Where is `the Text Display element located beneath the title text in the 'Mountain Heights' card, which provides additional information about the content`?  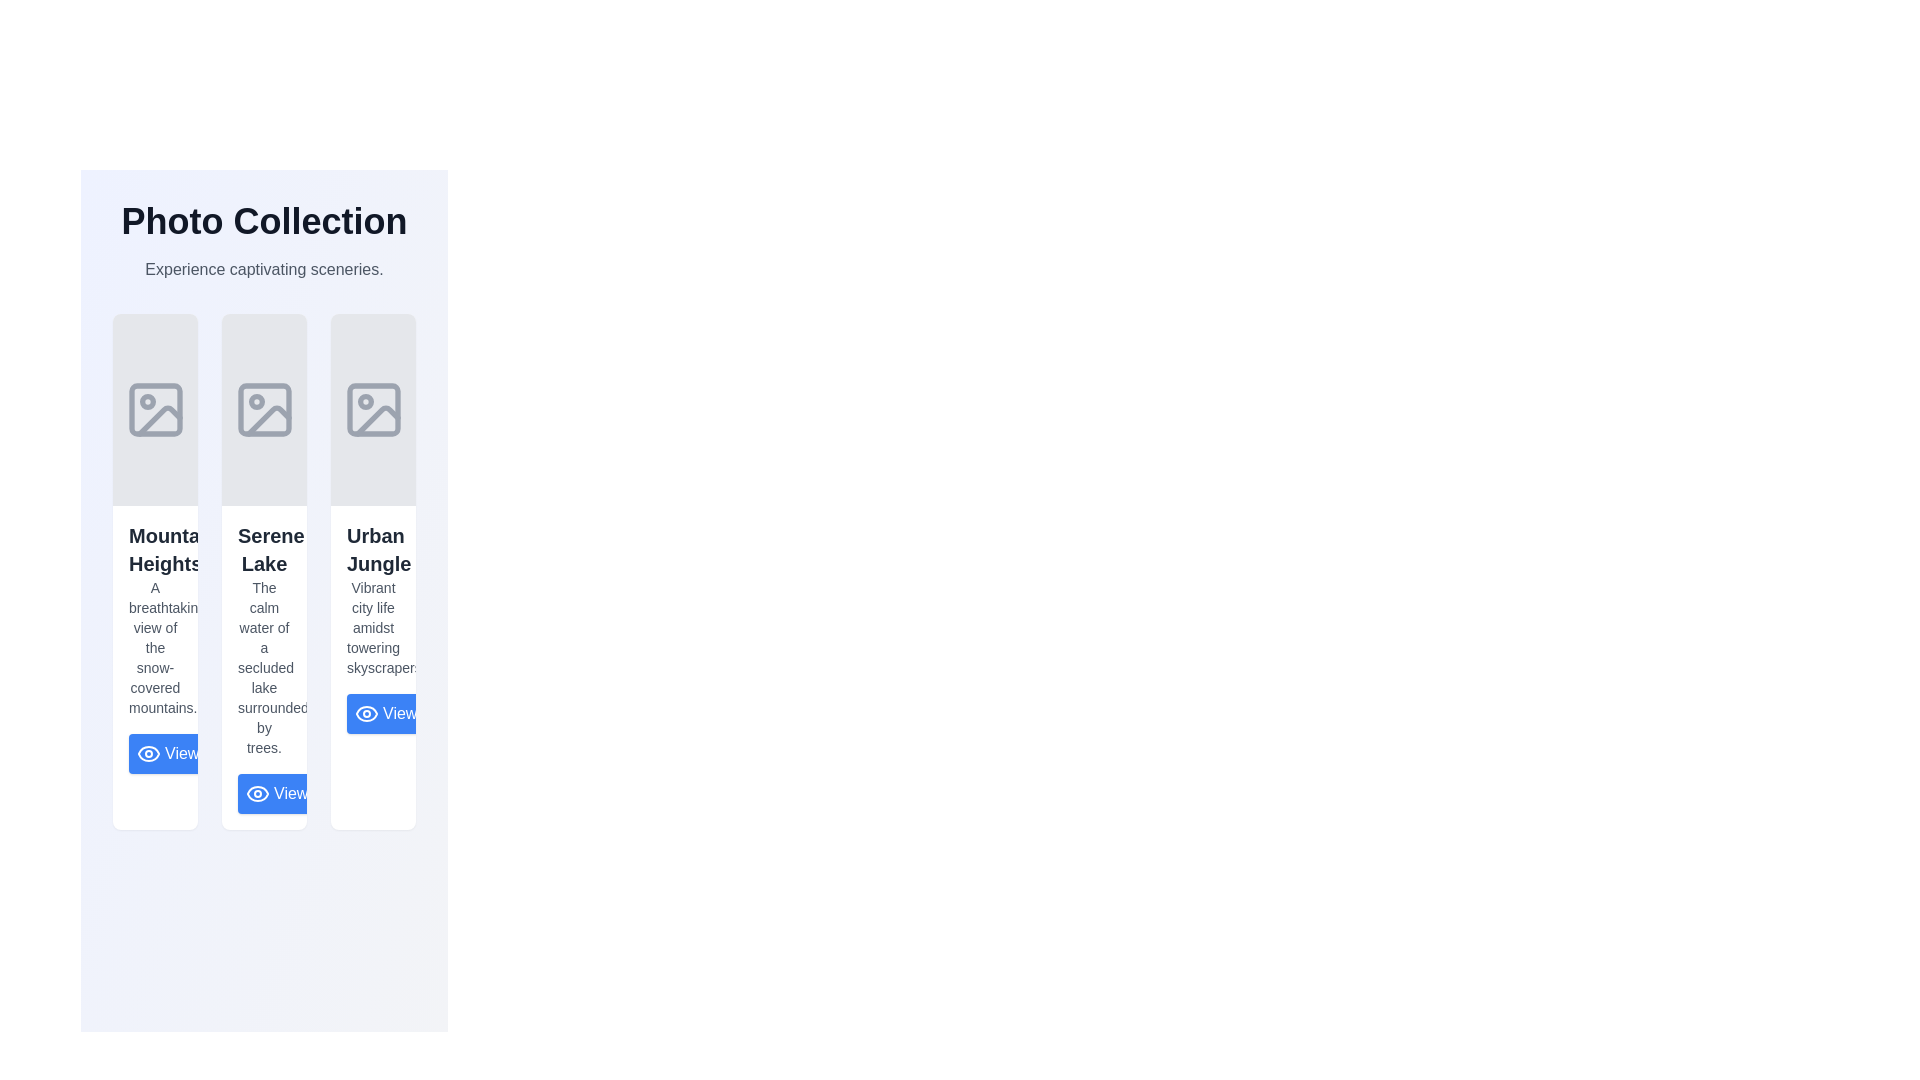
the Text Display element located beneath the title text in the 'Mountain Heights' card, which provides additional information about the content is located at coordinates (154, 648).